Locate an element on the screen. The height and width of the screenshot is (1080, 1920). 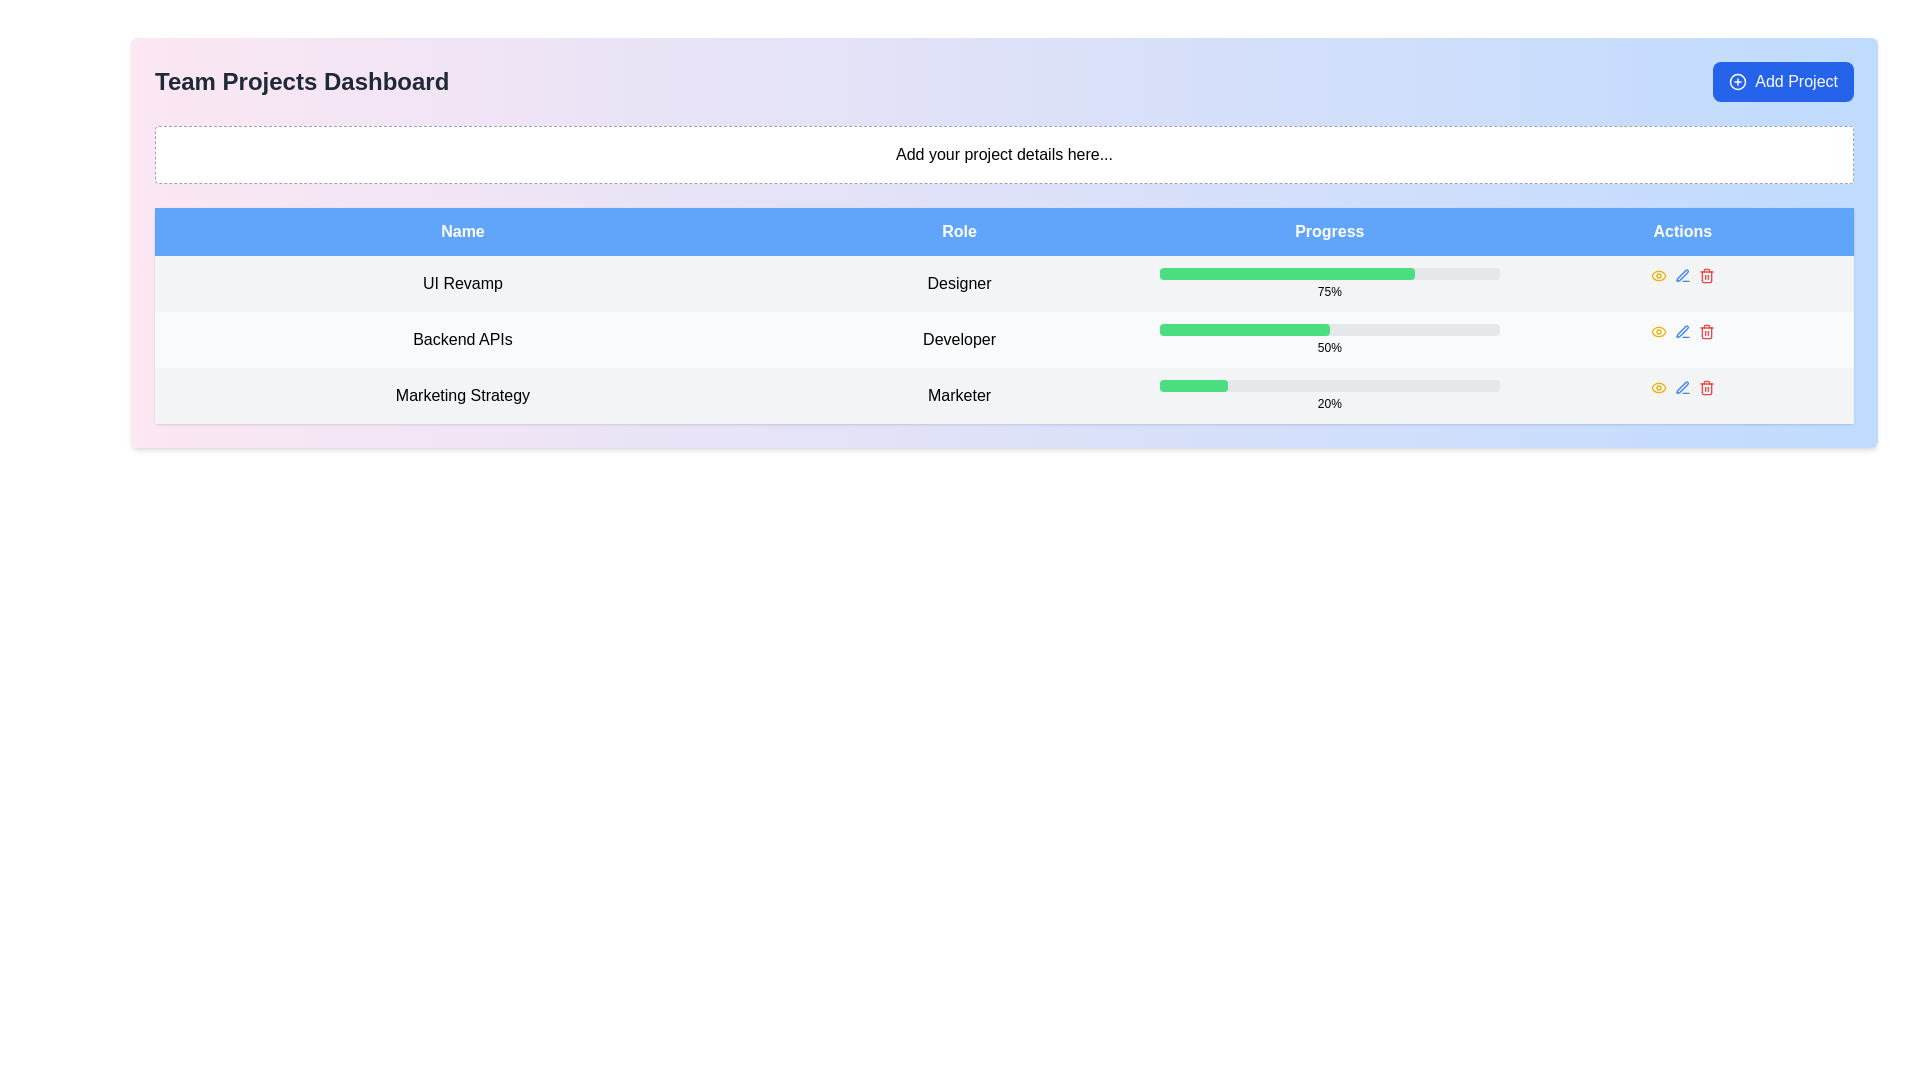
the horizontal progress bar representing 50% progress for 'Backend APIs' in the 'Progress' column is located at coordinates (1329, 329).